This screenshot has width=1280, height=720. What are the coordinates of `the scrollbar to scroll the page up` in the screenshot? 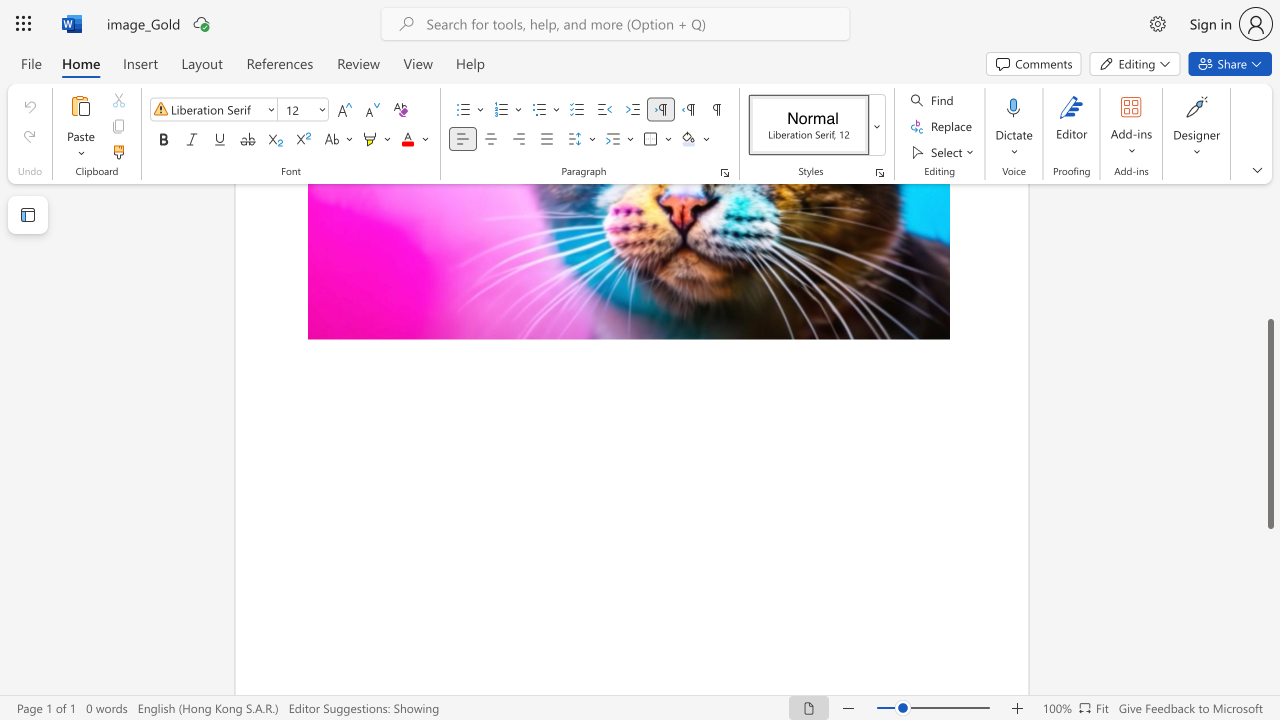 It's located at (1269, 270).